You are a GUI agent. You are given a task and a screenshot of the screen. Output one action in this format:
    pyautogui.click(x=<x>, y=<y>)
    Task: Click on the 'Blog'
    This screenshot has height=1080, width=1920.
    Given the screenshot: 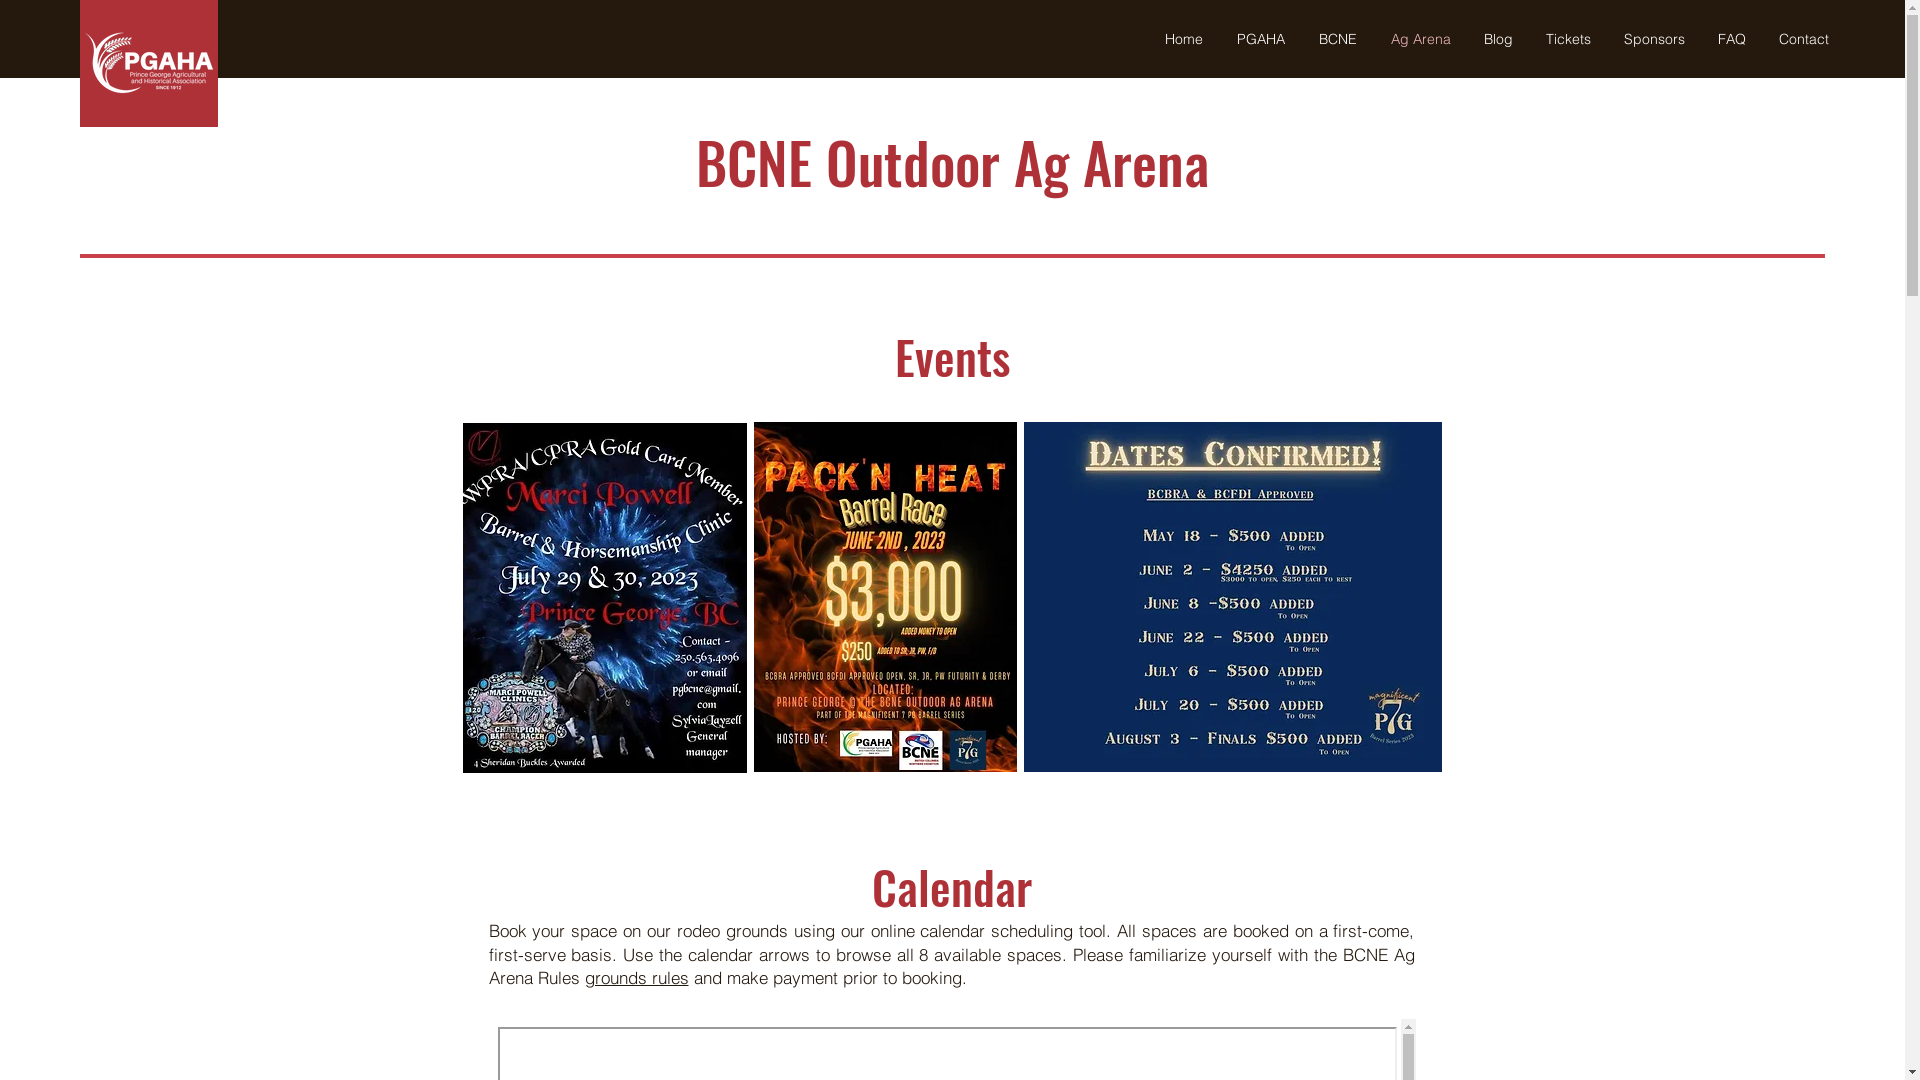 What is the action you would take?
    pyautogui.click(x=1497, y=38)
    